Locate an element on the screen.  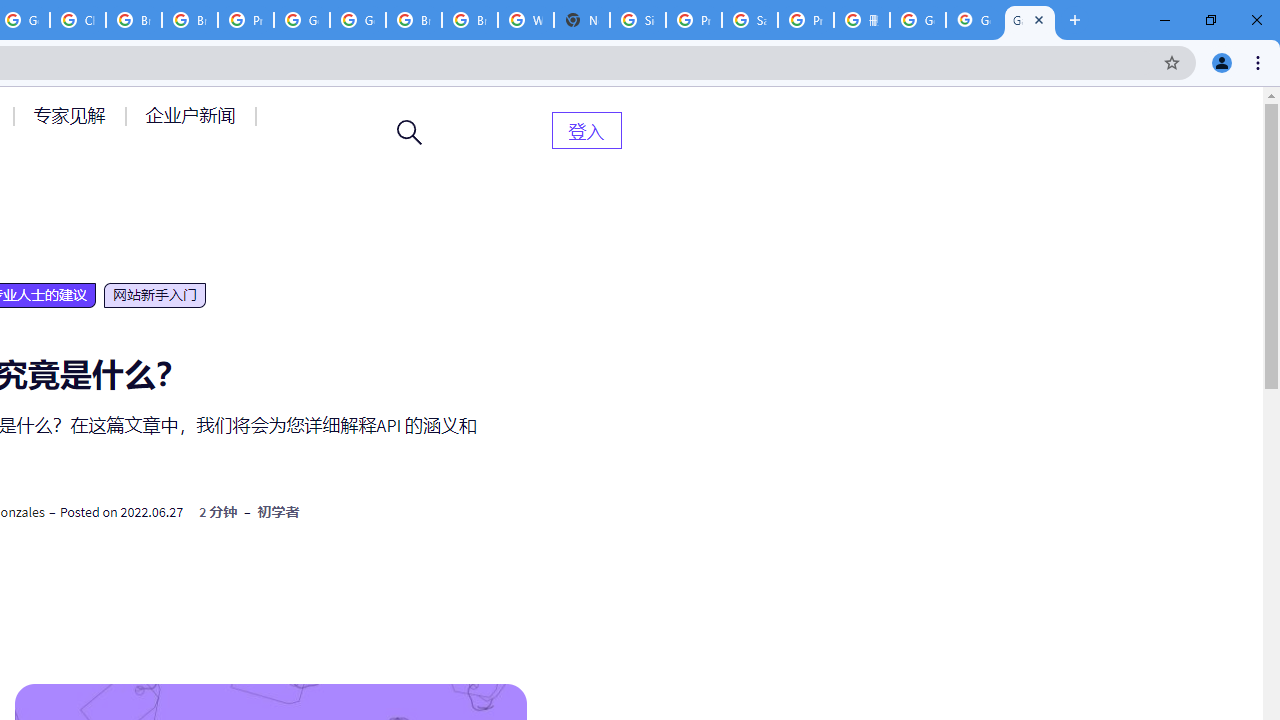
'AutomationID: menu-item-82399' is located at coordinates (585, 129).